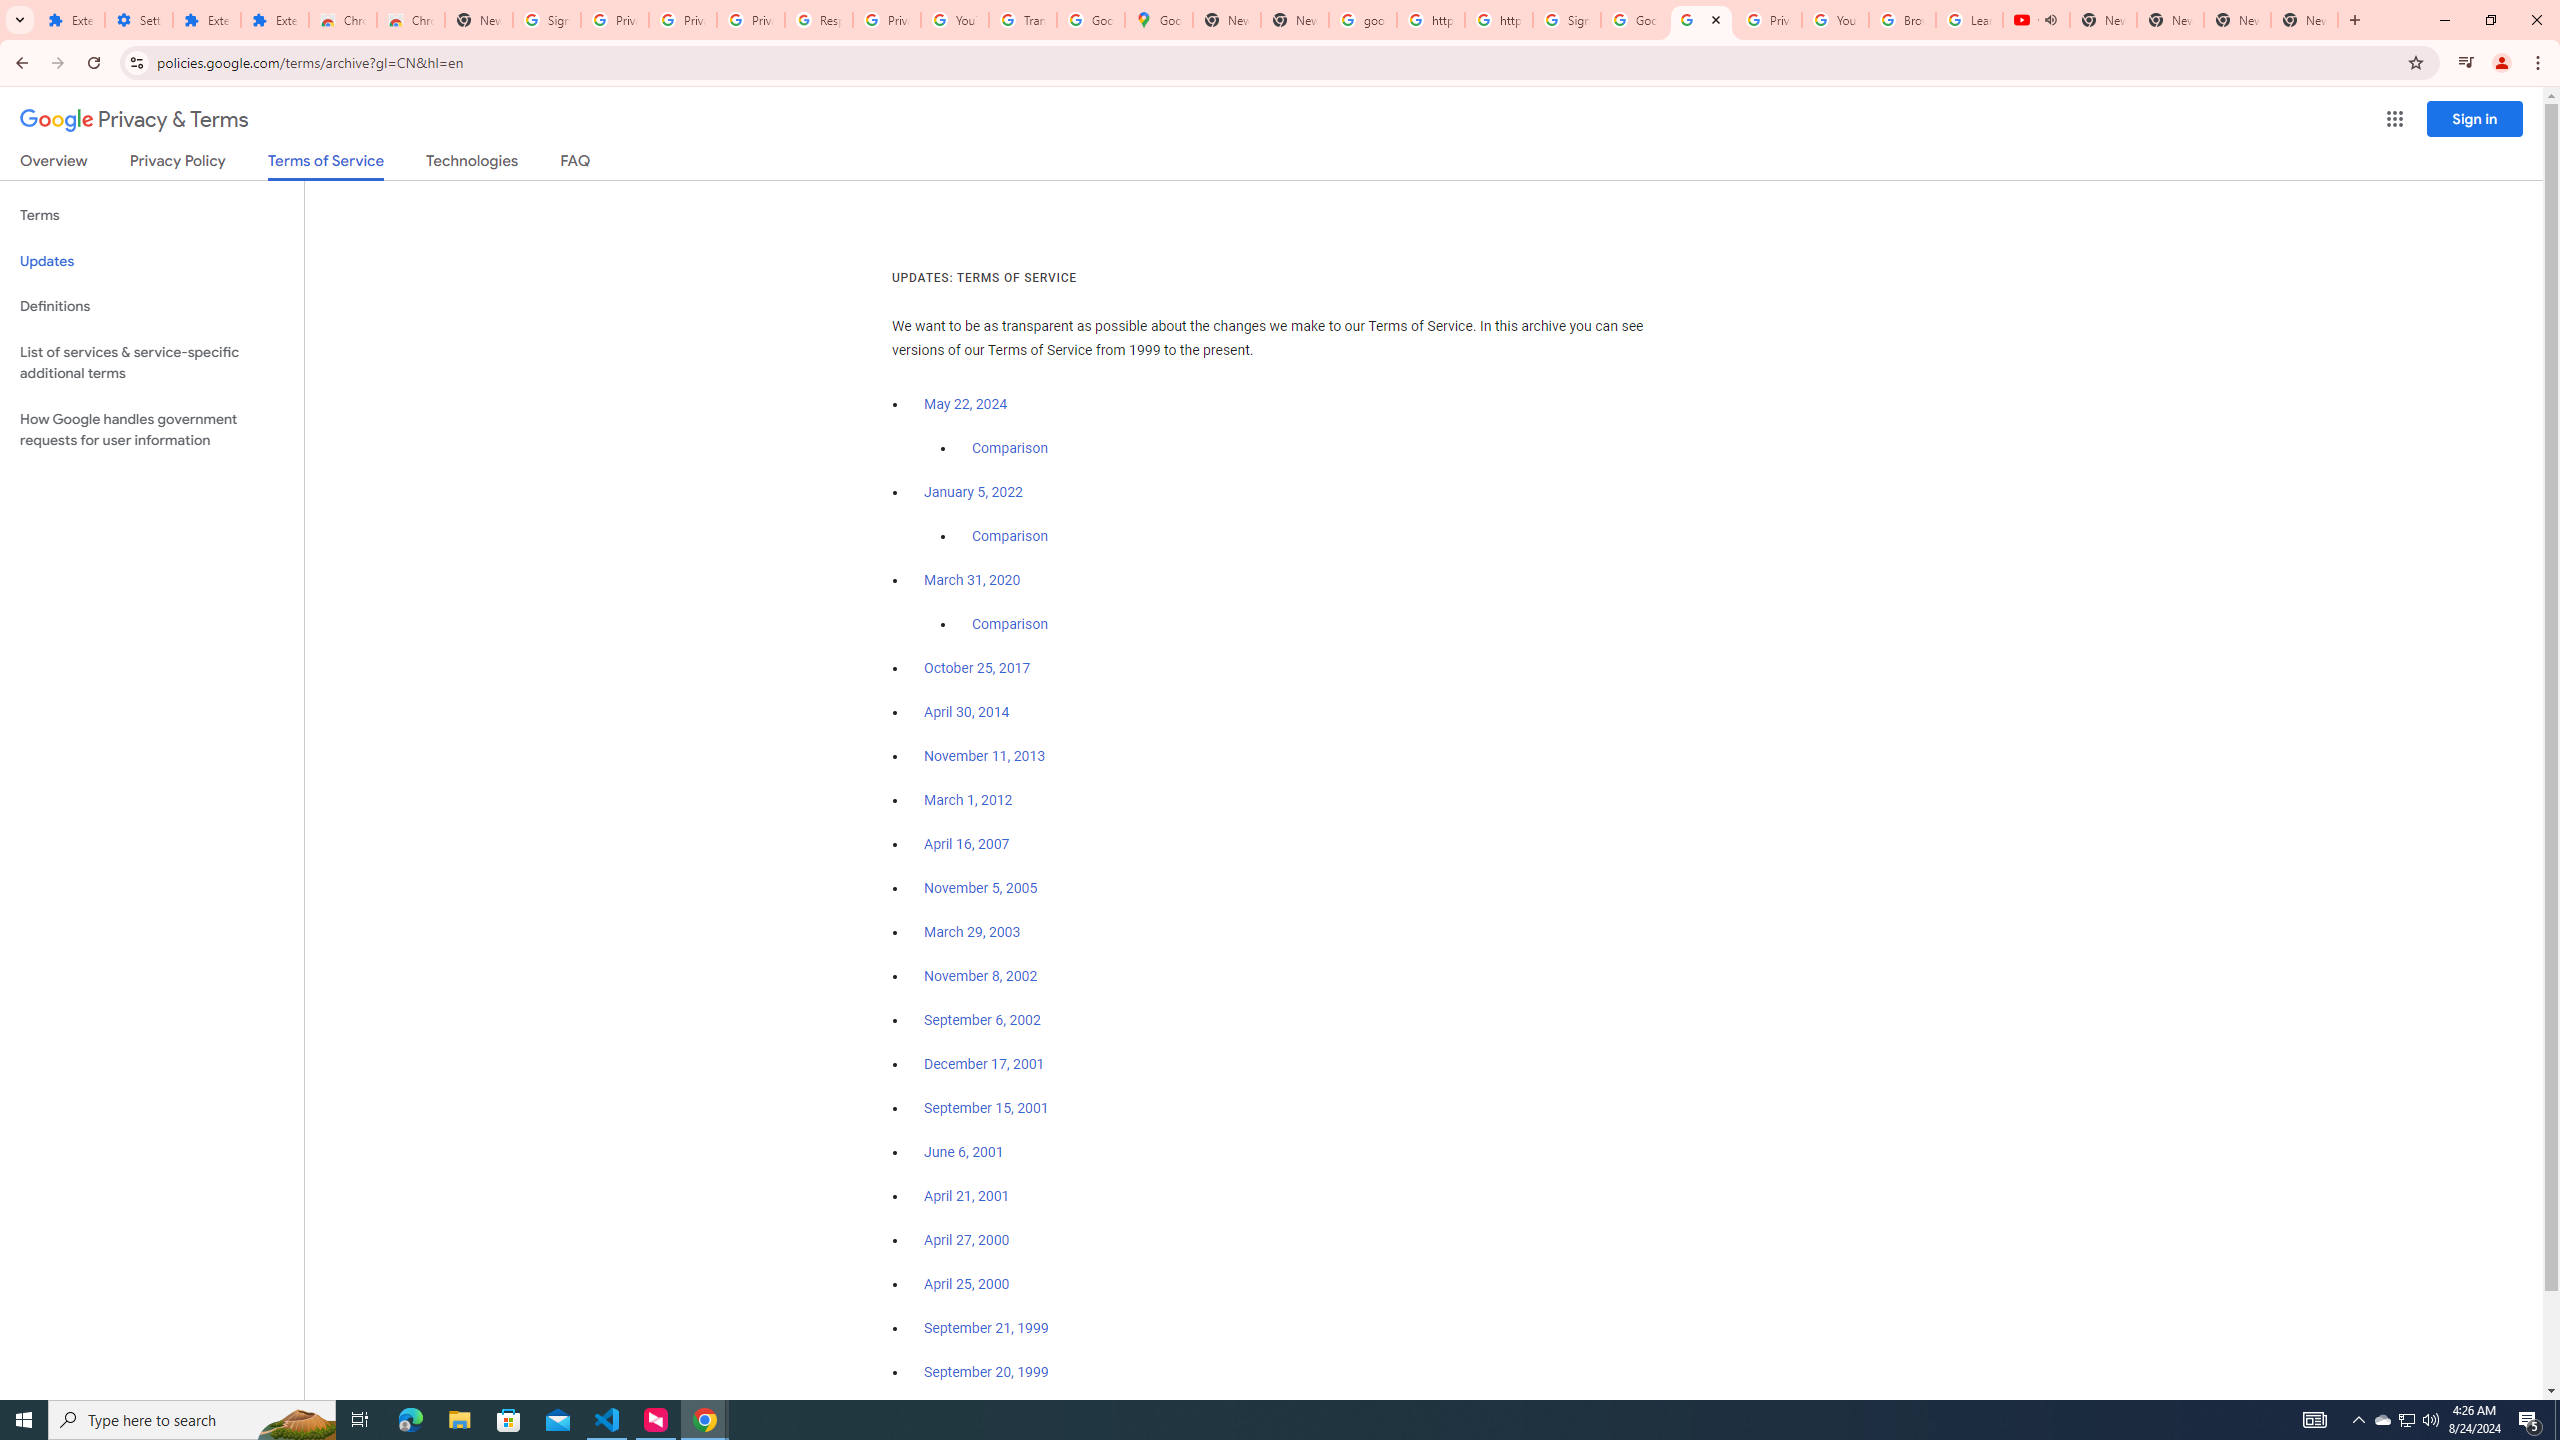  I want to click on 'New Tab', so click(2304, 19).